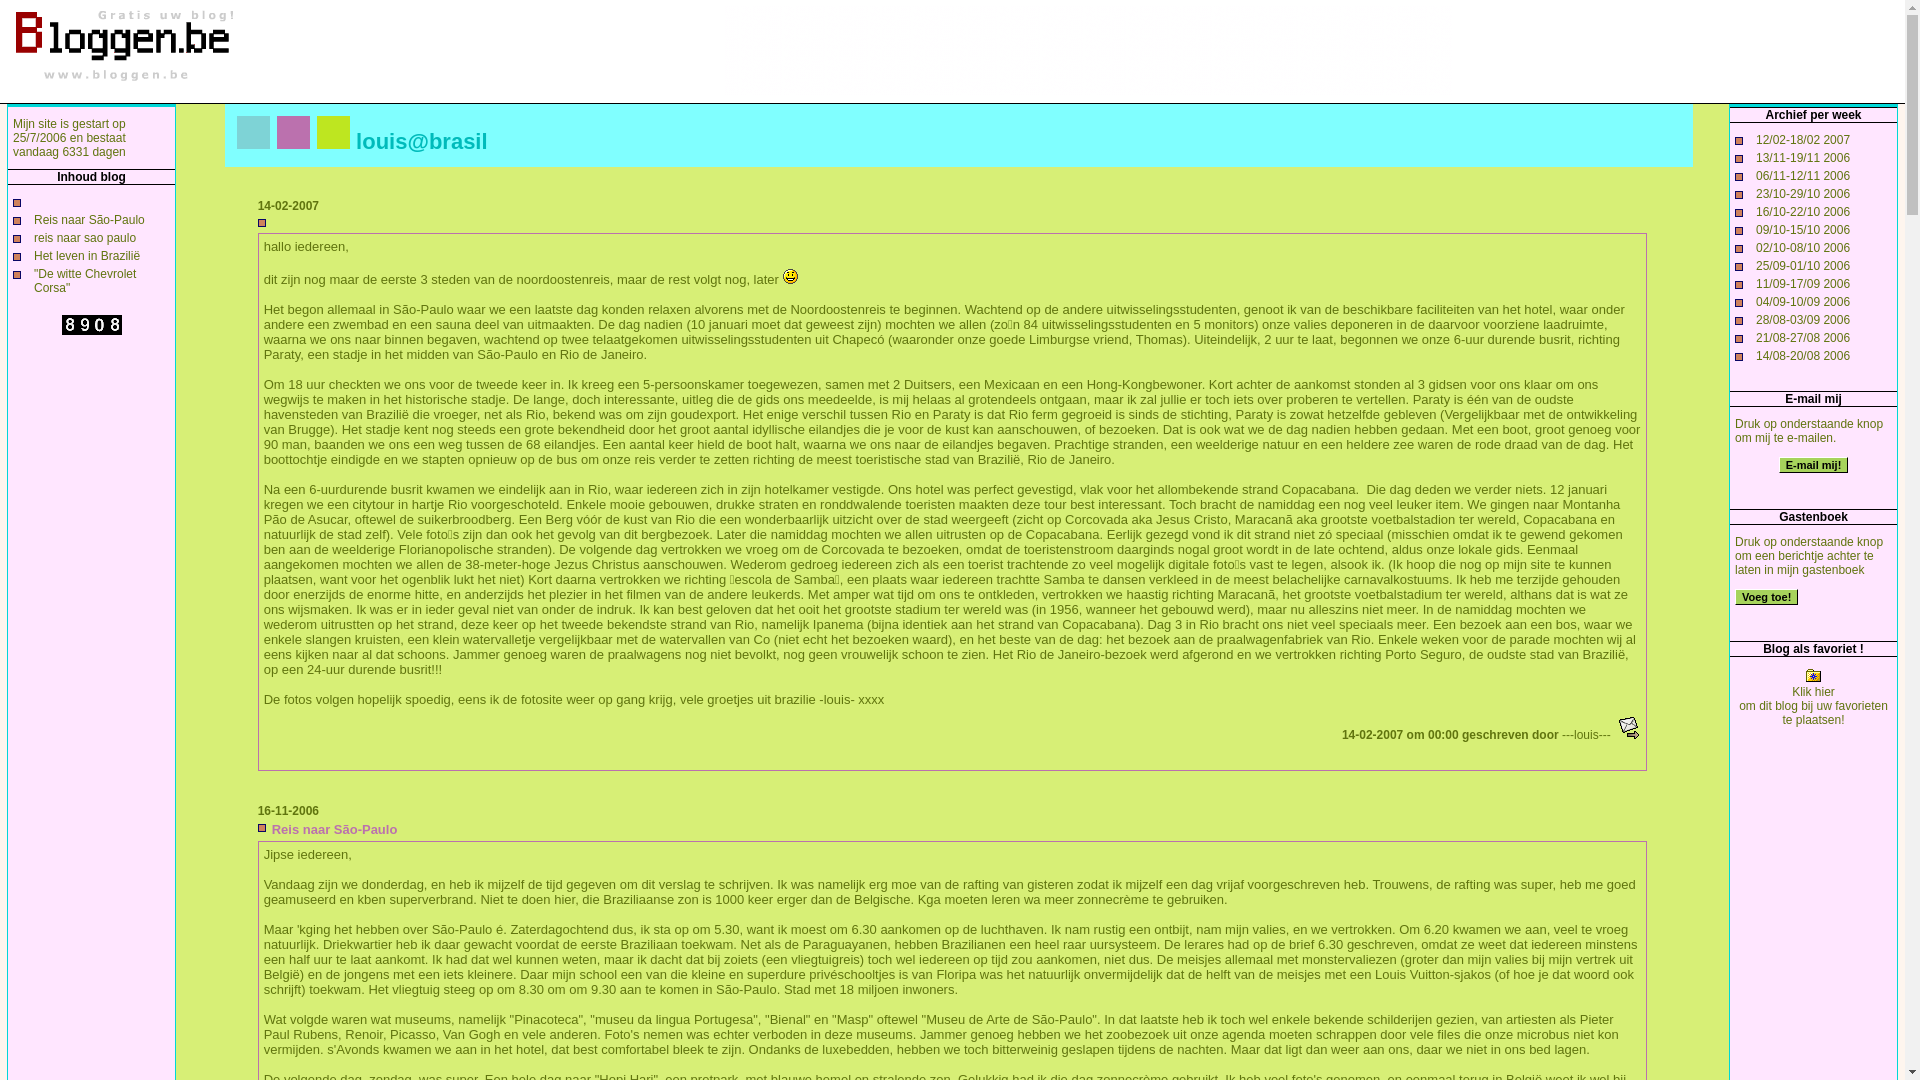 The height and width of the screenshot is (1080, 1920). I want to click on '09/10-15/10 2006', so click(1803, 229).